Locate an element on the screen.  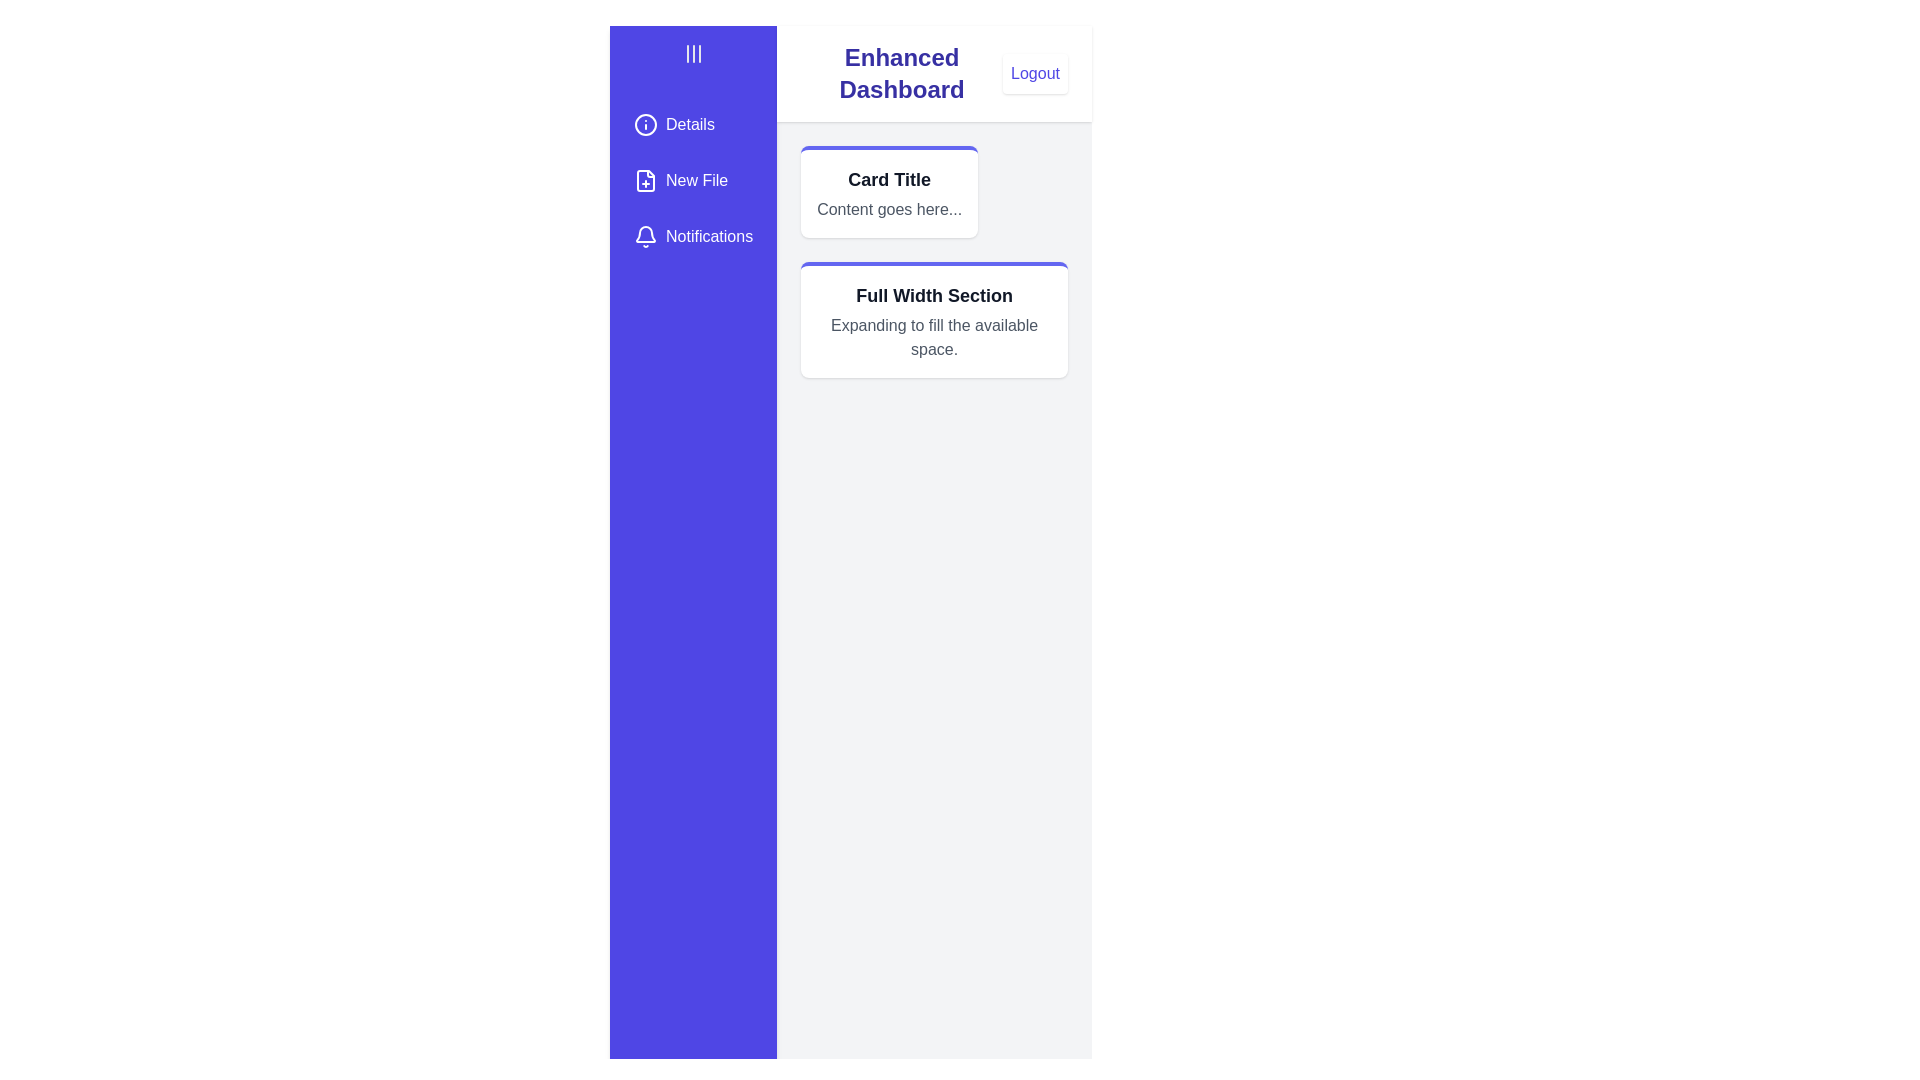
the third navigation link in the vertical menu, located between 'New File' and the main content area, to trigger a style change is located at coordinates (693, 235).